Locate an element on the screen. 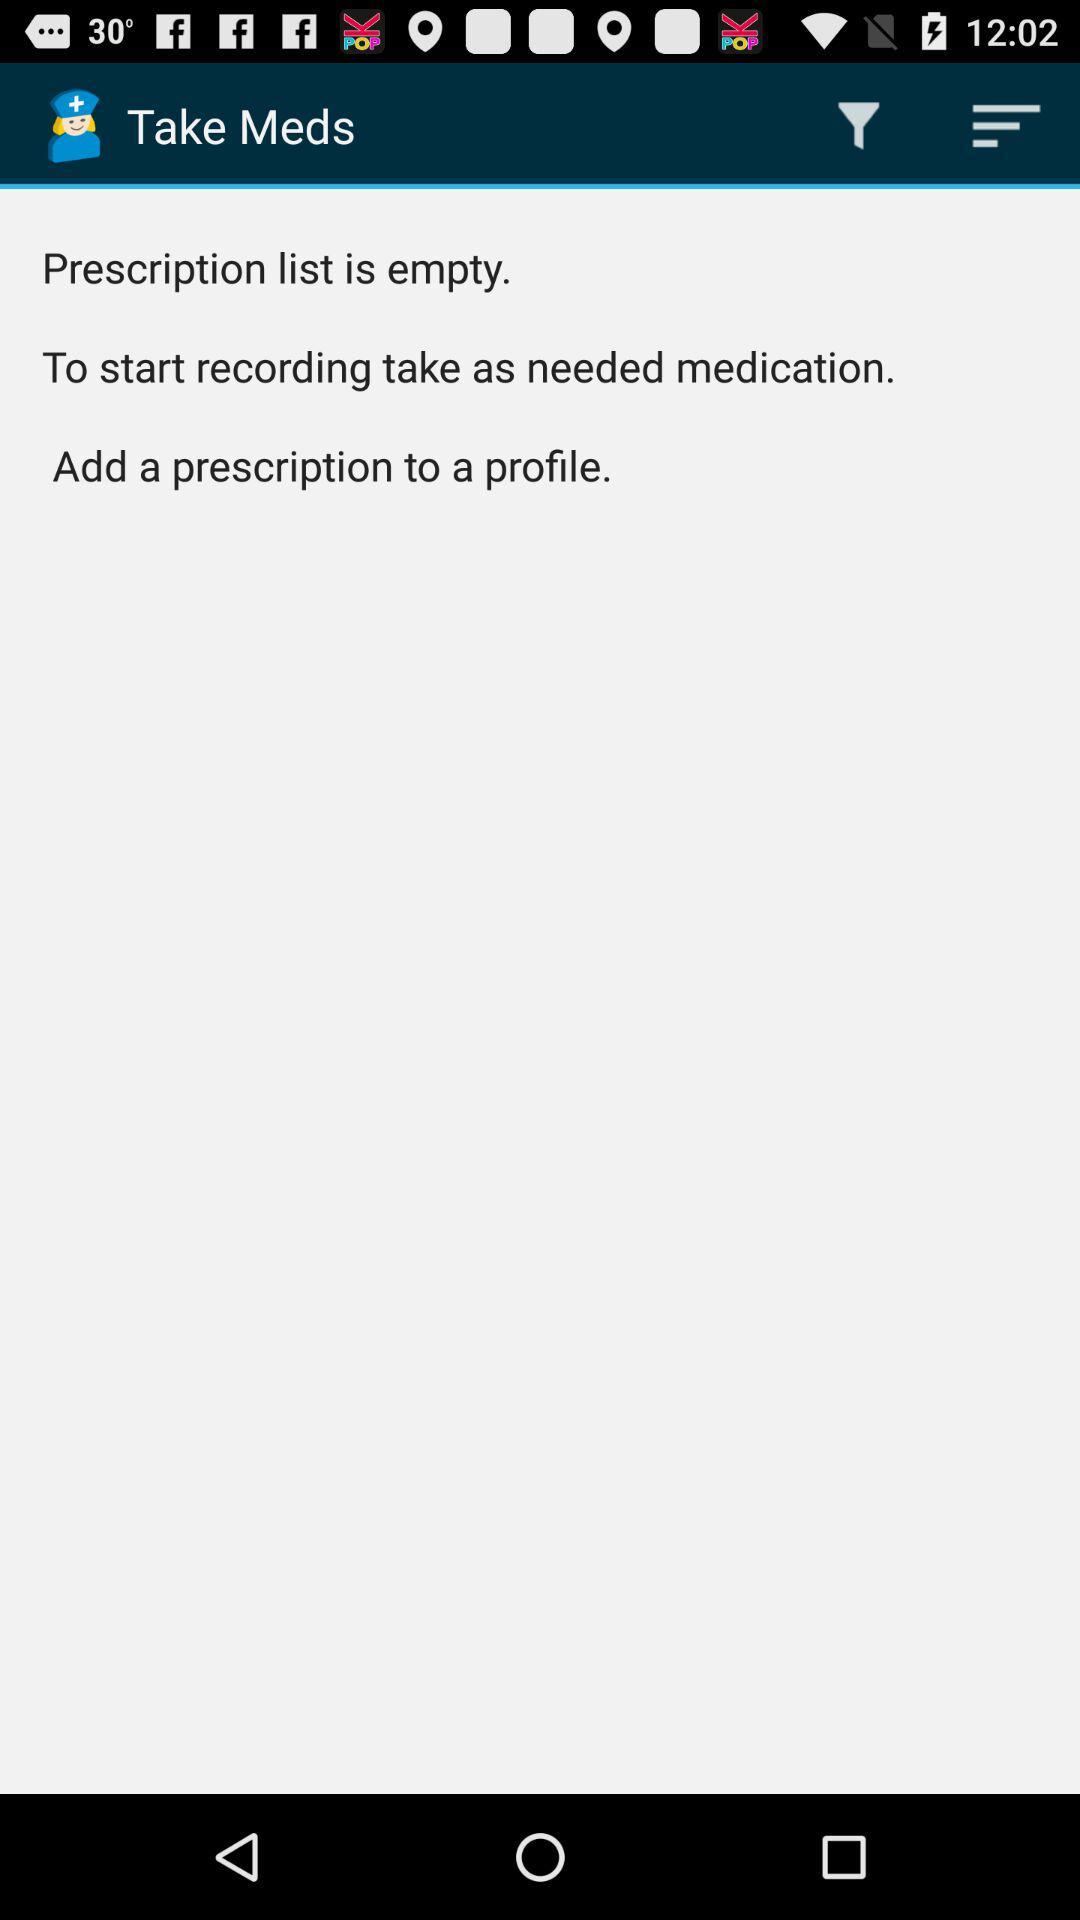  the icon above prescription list is item is located at coordinates (858, 124).